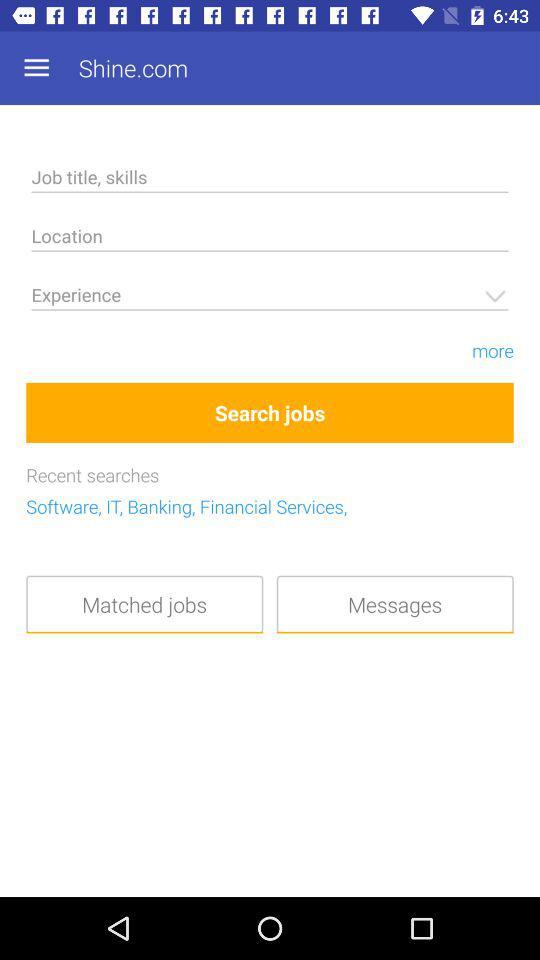  I want to click on job title skills, so click(270, 179).